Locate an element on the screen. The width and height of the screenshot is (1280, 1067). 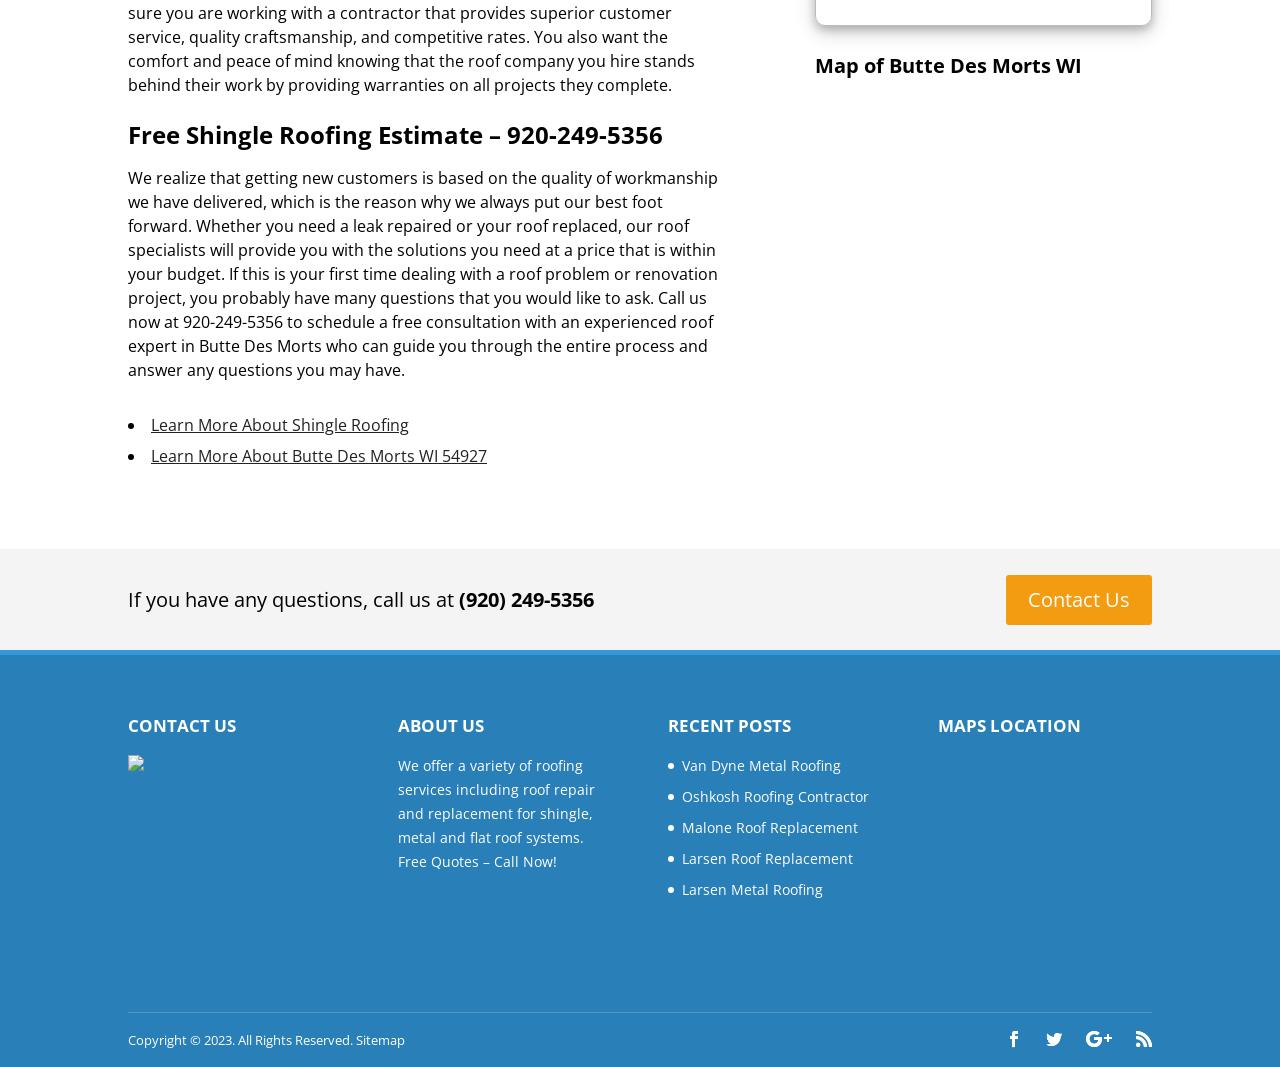
'If you have any questions, call us at' is located at coordinates (292, 598).